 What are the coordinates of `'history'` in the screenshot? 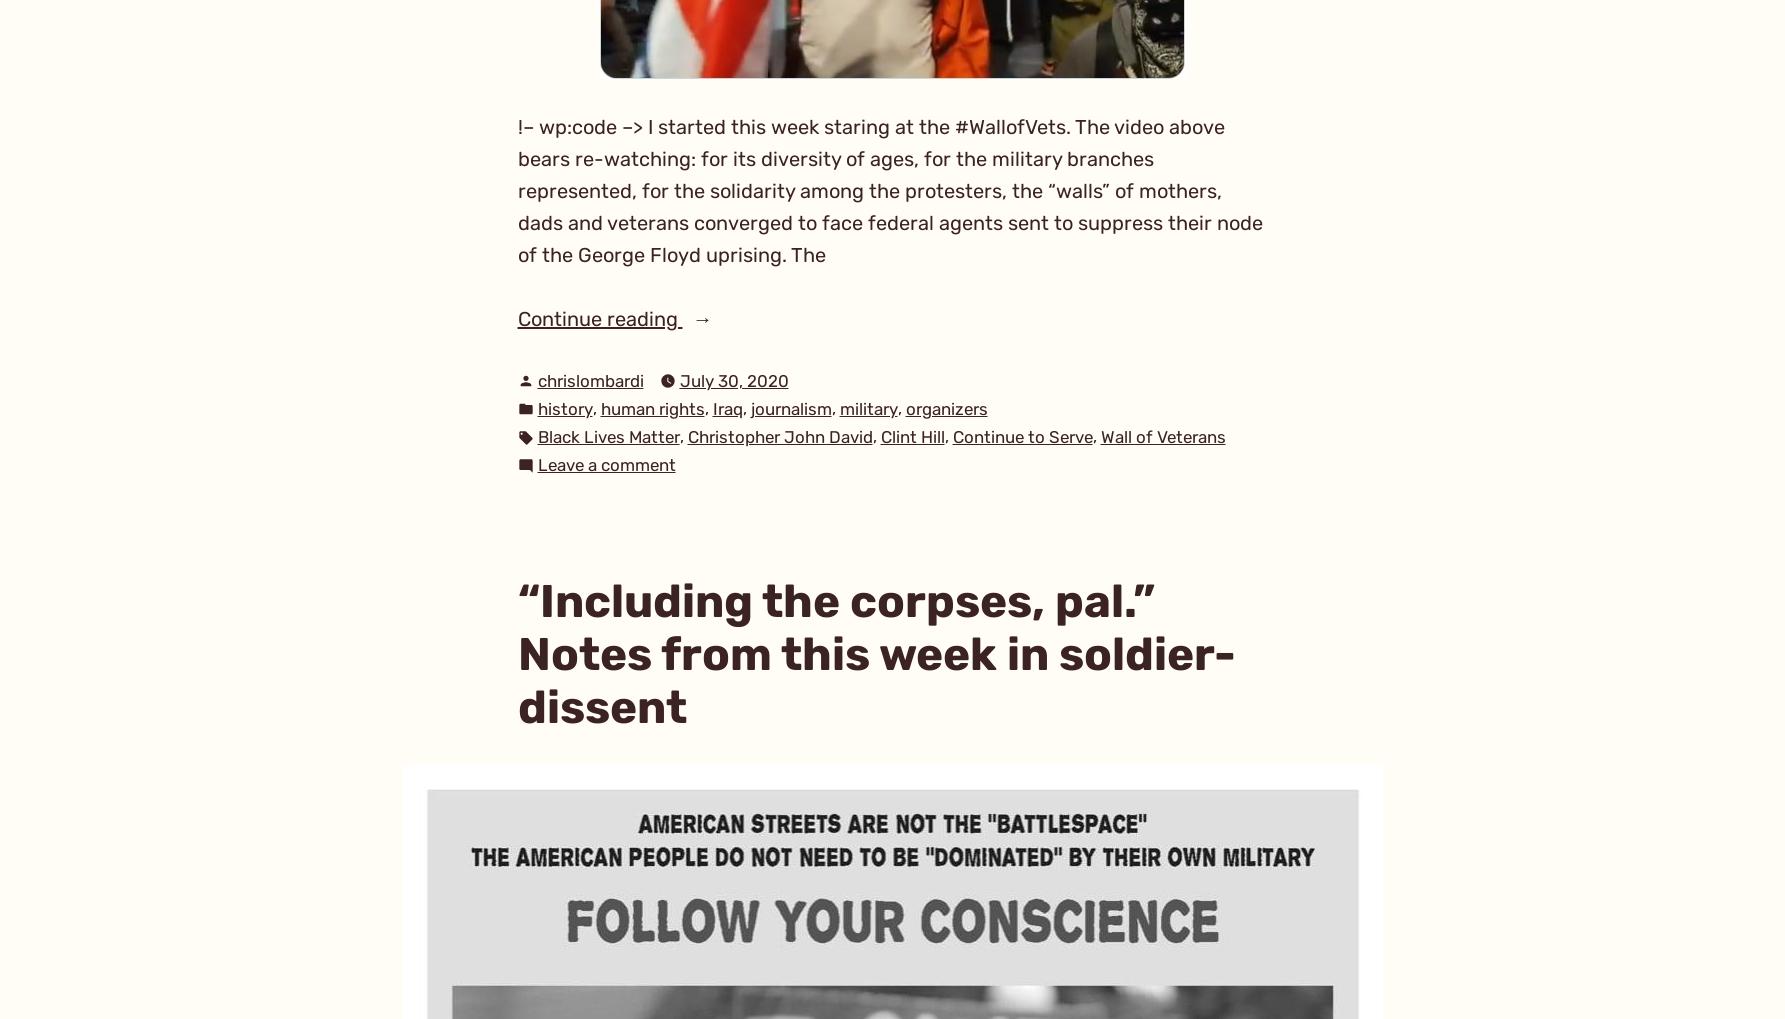 It's located at (564, 407).